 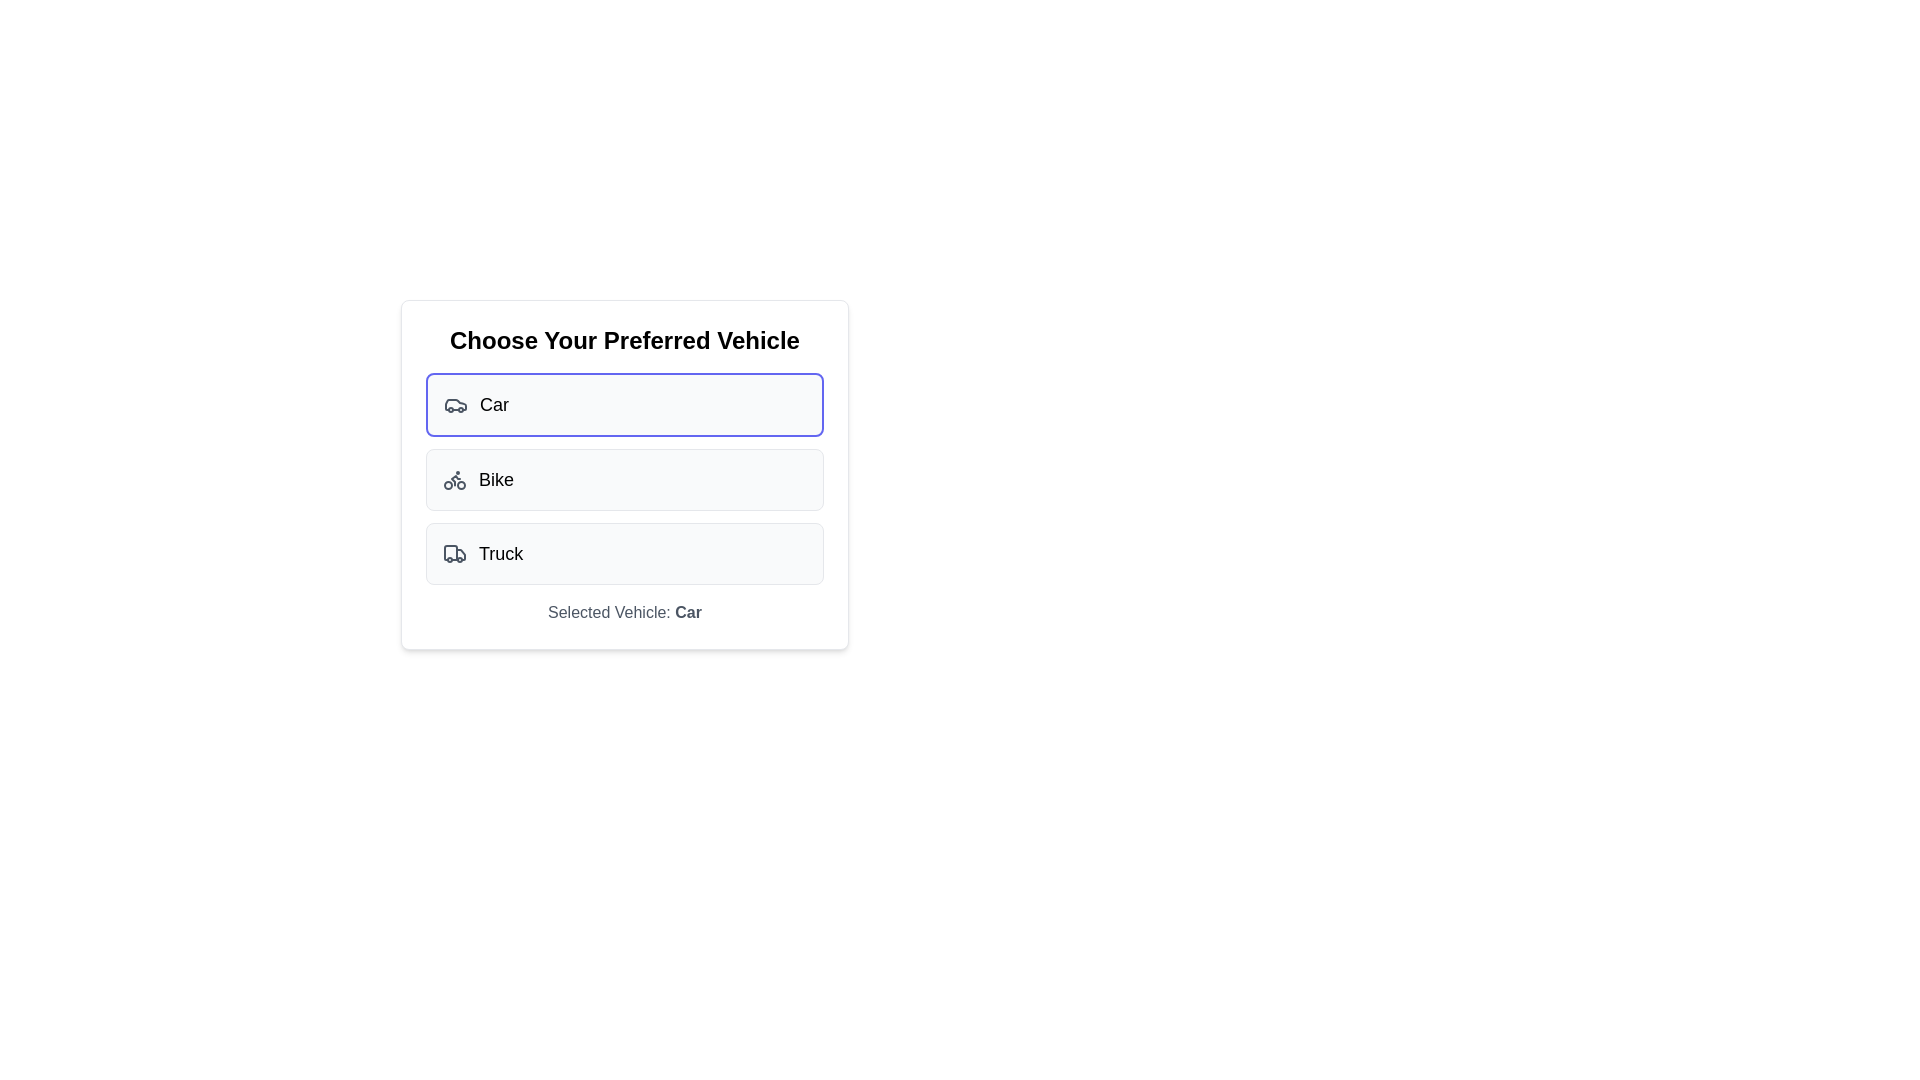 What do you see at coordinates (623, 478) in the screenshot?
I see `the 'Bike' selectable button, which is the second segment in a list of three` at bounding box center [623, 478].